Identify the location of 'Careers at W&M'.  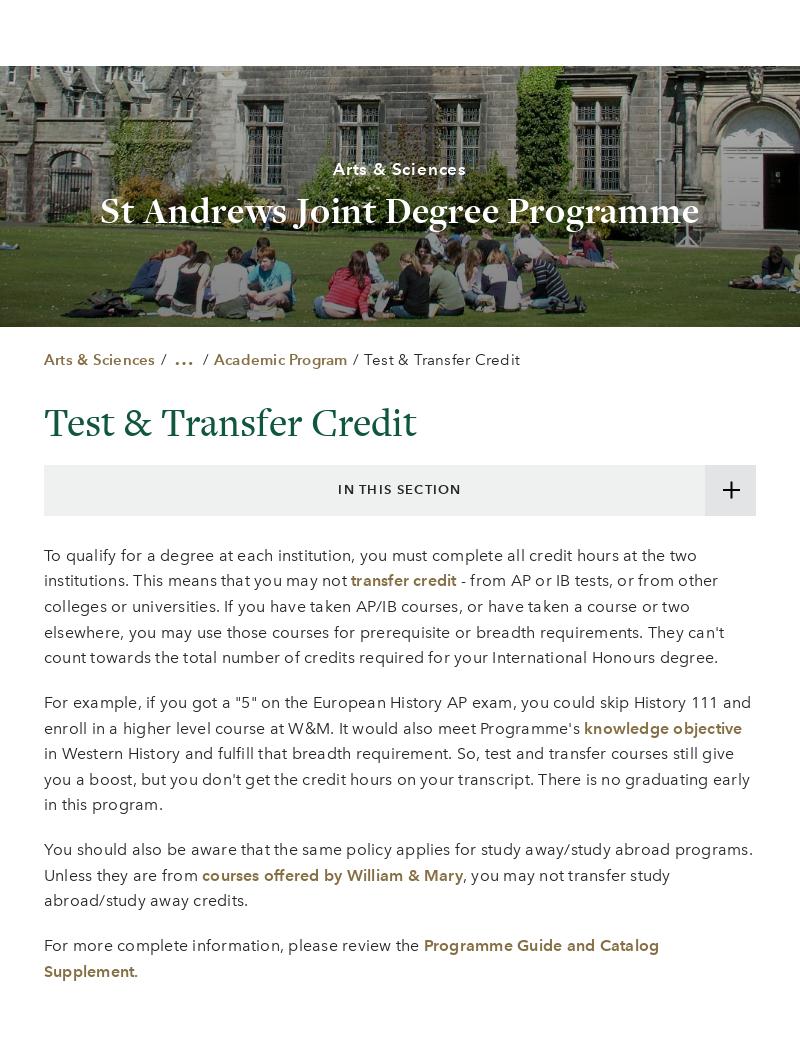
(398, 235).